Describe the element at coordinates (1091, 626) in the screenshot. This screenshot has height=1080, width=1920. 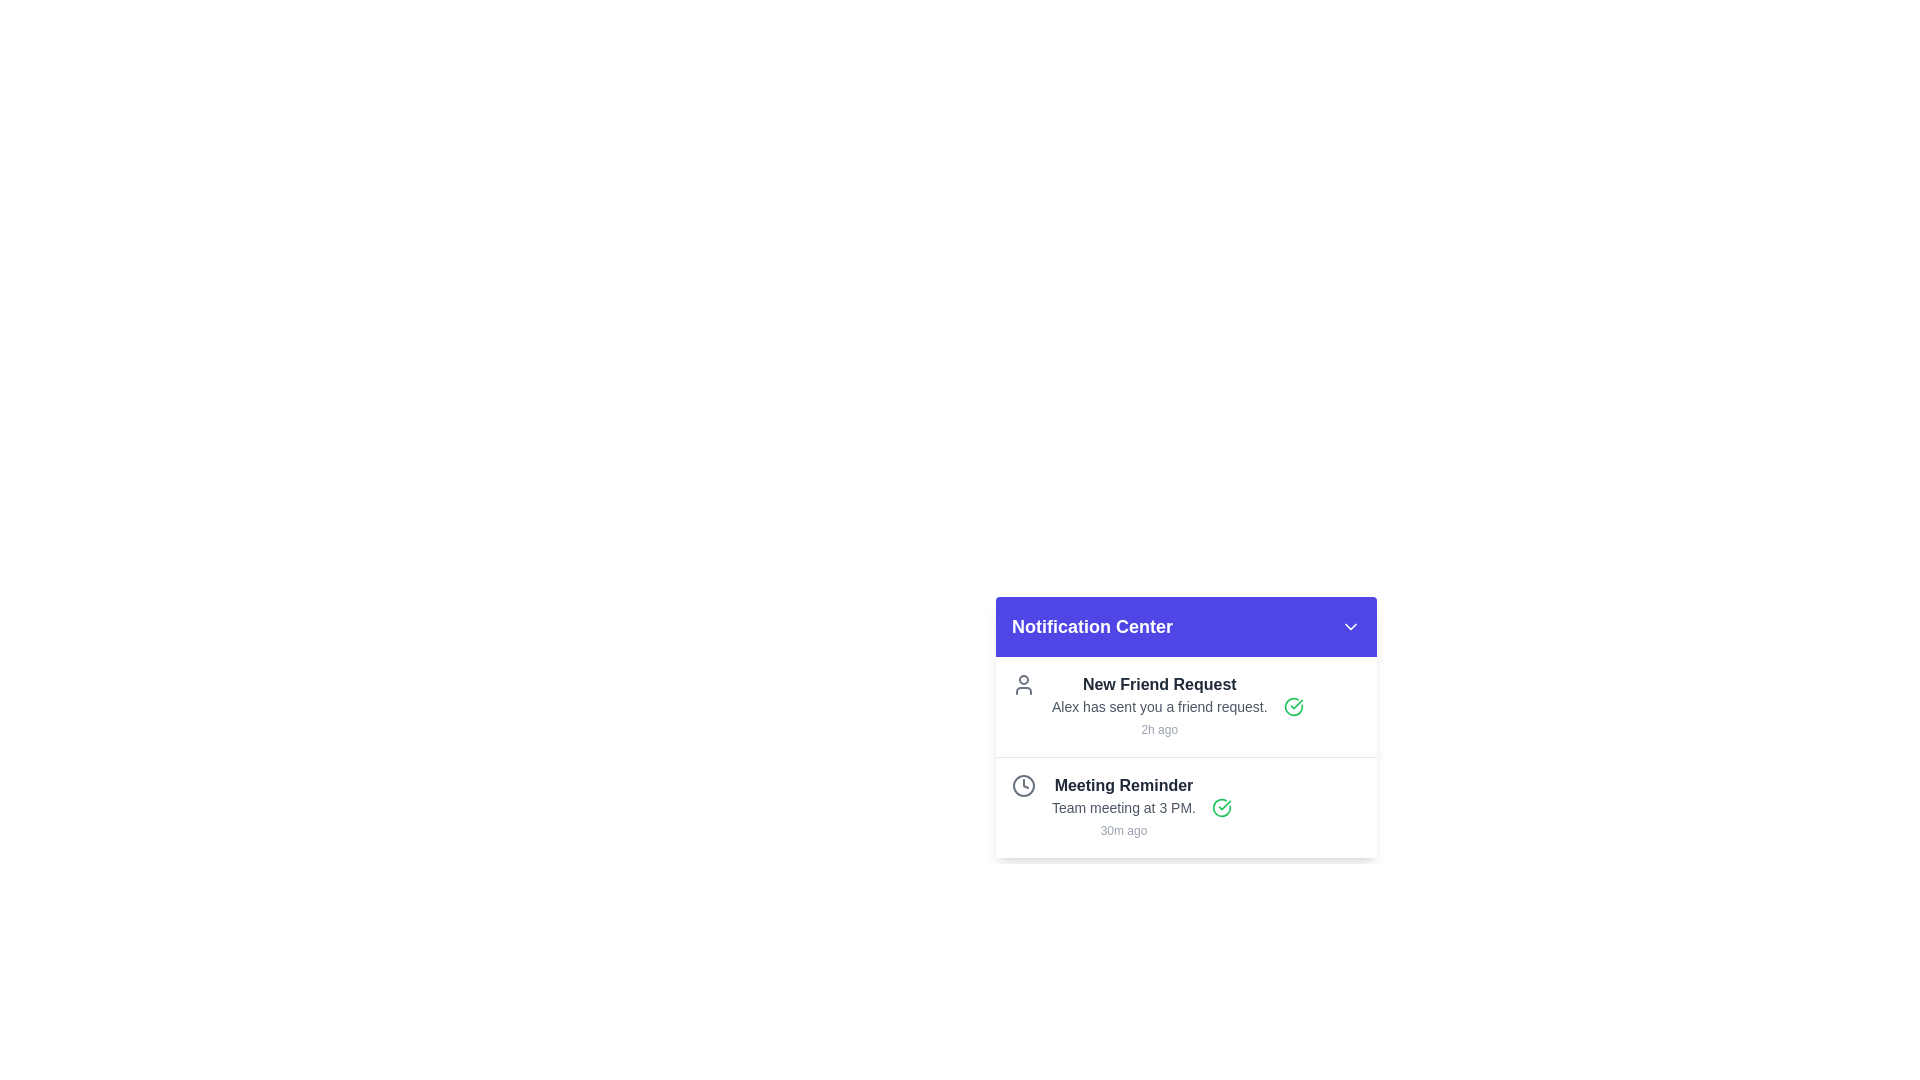
I see `the 'Notification Center' text label, which is displayed in bold white font against an indigo background, located at the top of the notification panel` at that location.